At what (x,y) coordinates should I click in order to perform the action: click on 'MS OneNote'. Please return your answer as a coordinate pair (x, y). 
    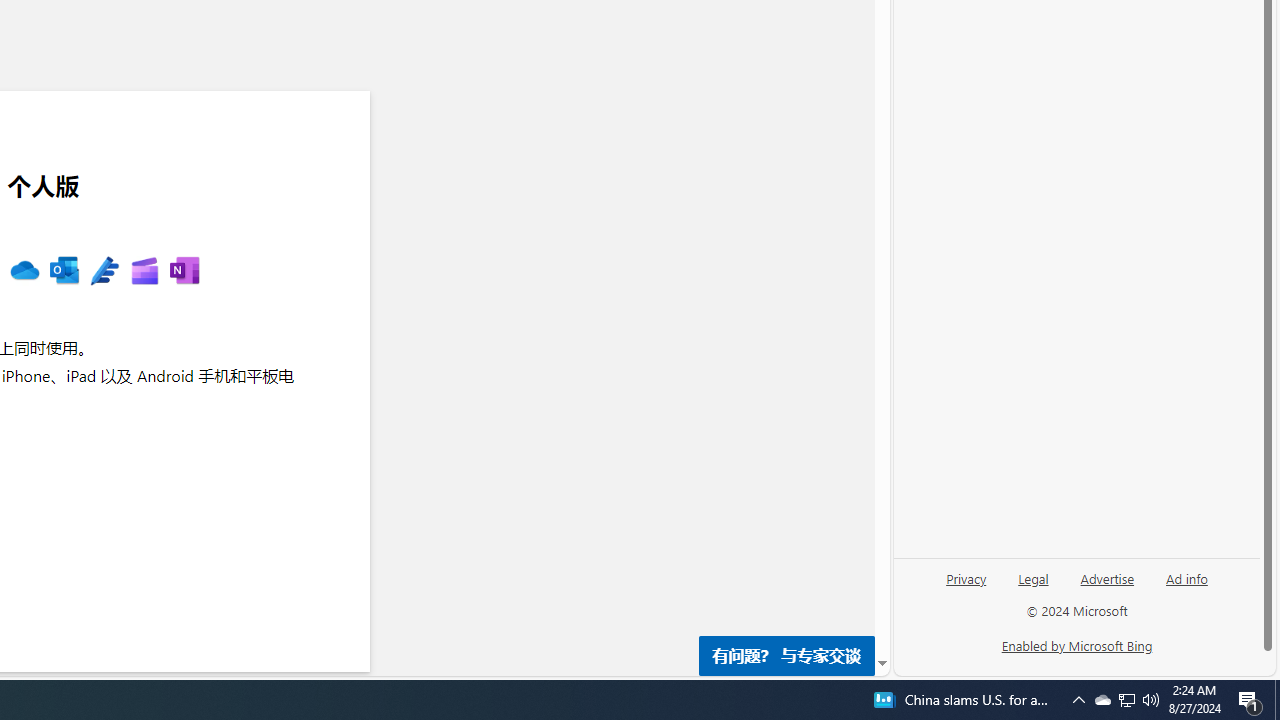
    Looking at the image, I should click on (184, 271).